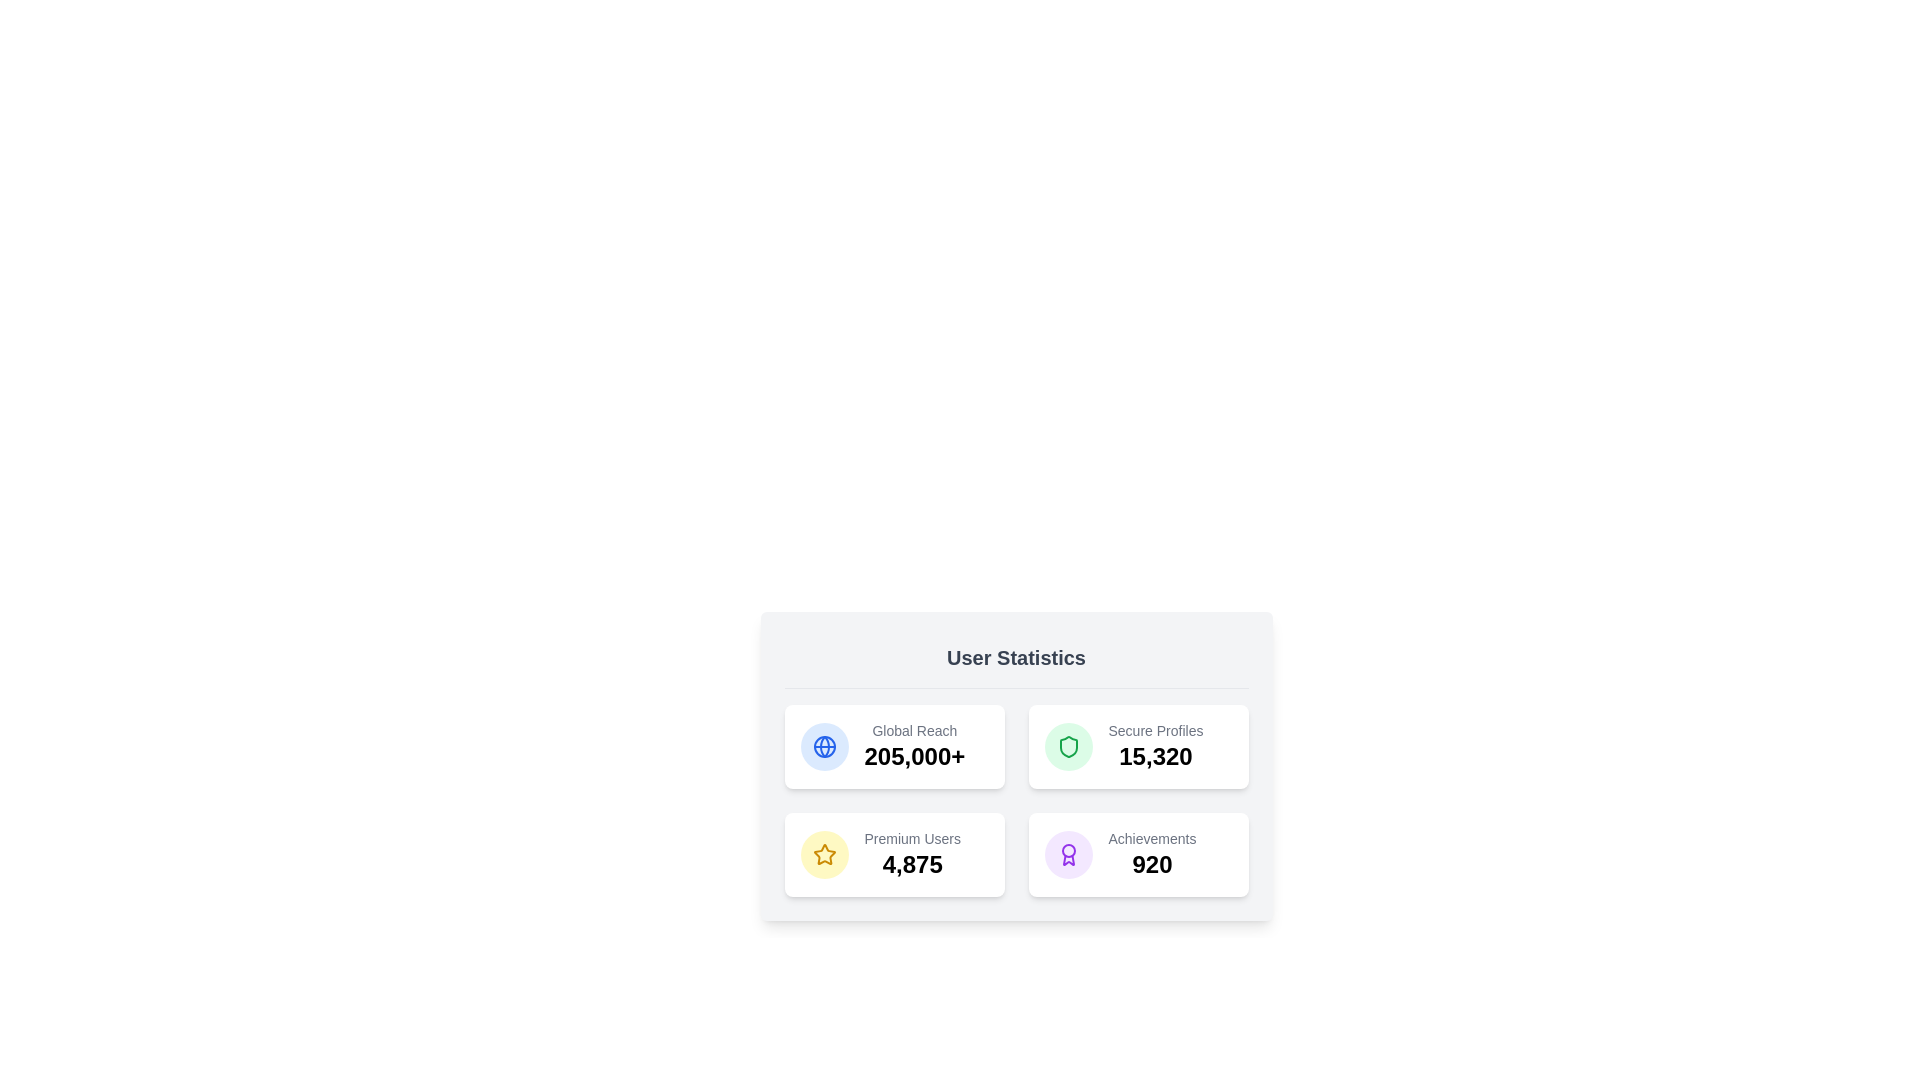 This screenshot has height=1080, width=1920. I want to click on the 'Global Reach' text label, which is styled in a small, gray font and positioned above the larger numeric label '205,000+' within a rounded rectangular area in the upper-left block of the grid layout, so click(913, 731).